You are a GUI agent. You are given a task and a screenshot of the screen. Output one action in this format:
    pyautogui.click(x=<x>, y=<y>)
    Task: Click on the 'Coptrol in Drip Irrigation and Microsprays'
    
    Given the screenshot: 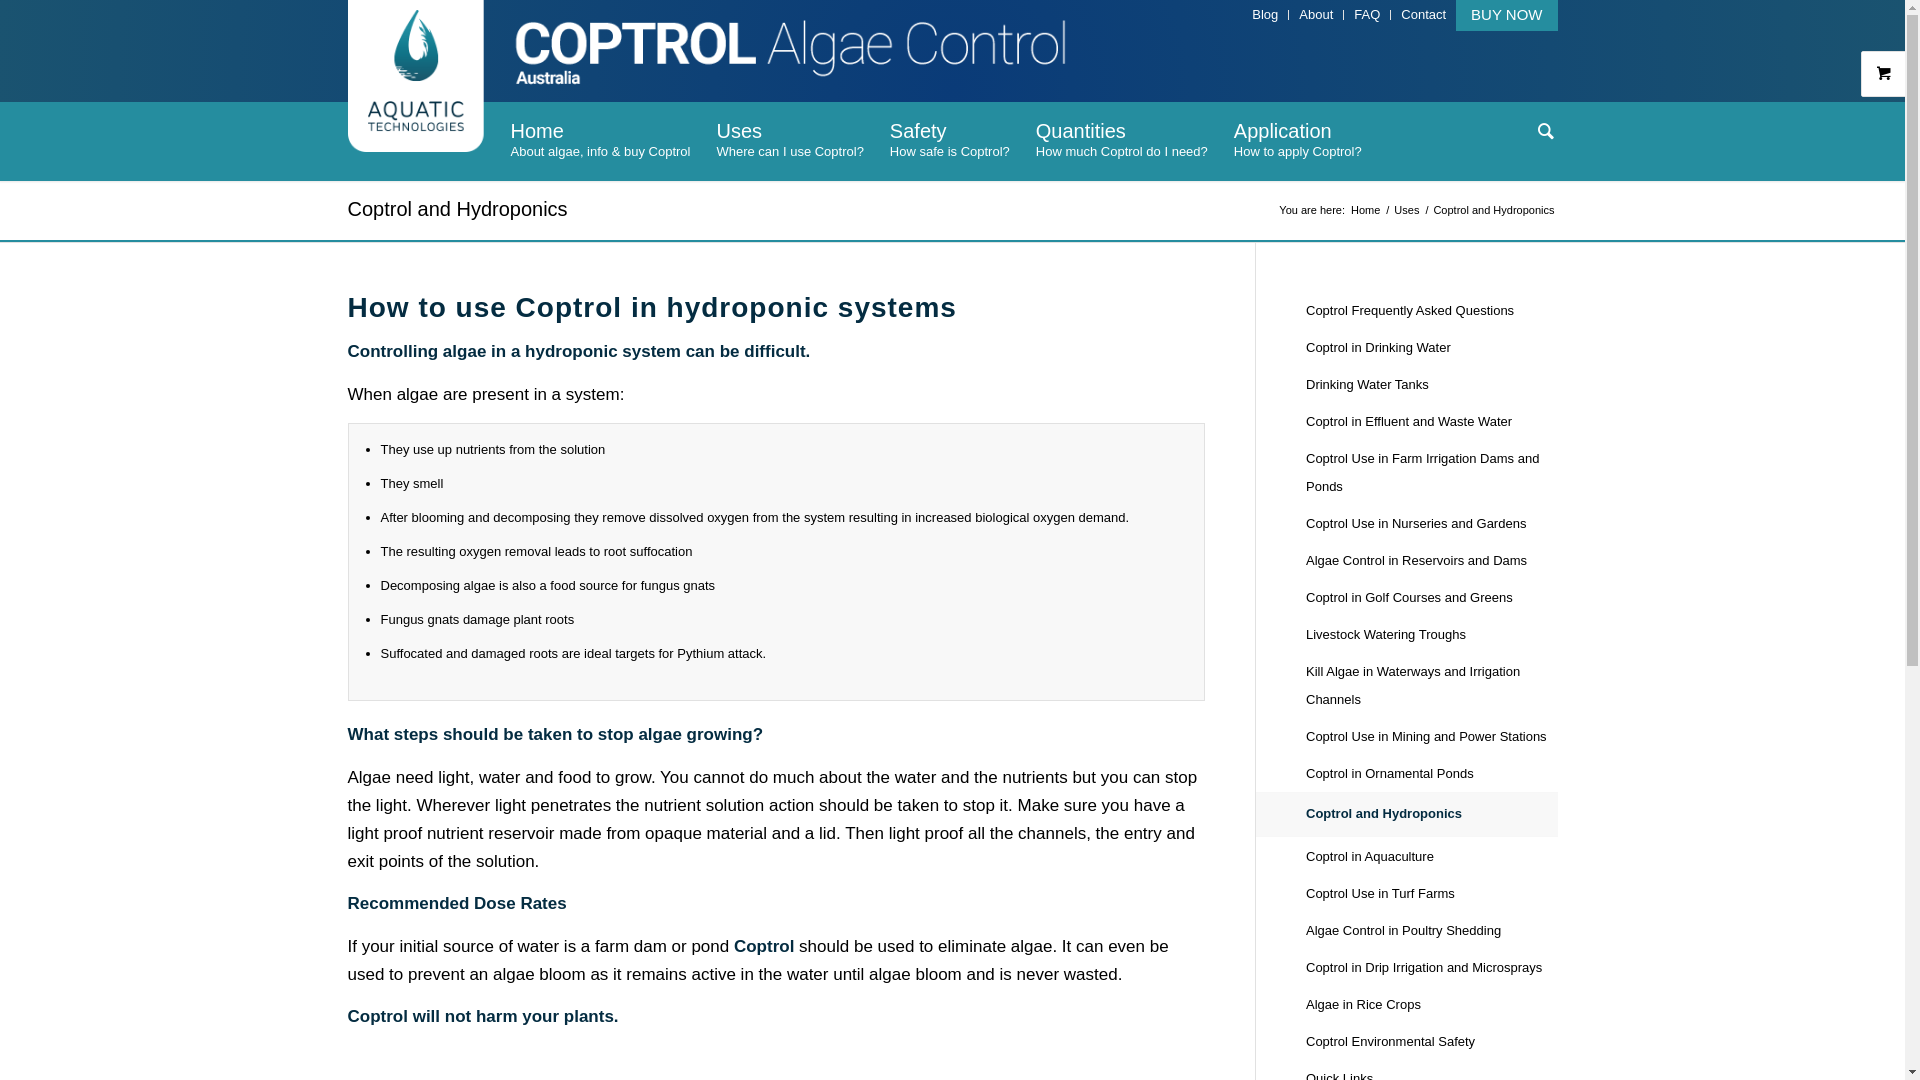 What is the action you would take?
    pyautogui.click(x=1430, y=967)
    